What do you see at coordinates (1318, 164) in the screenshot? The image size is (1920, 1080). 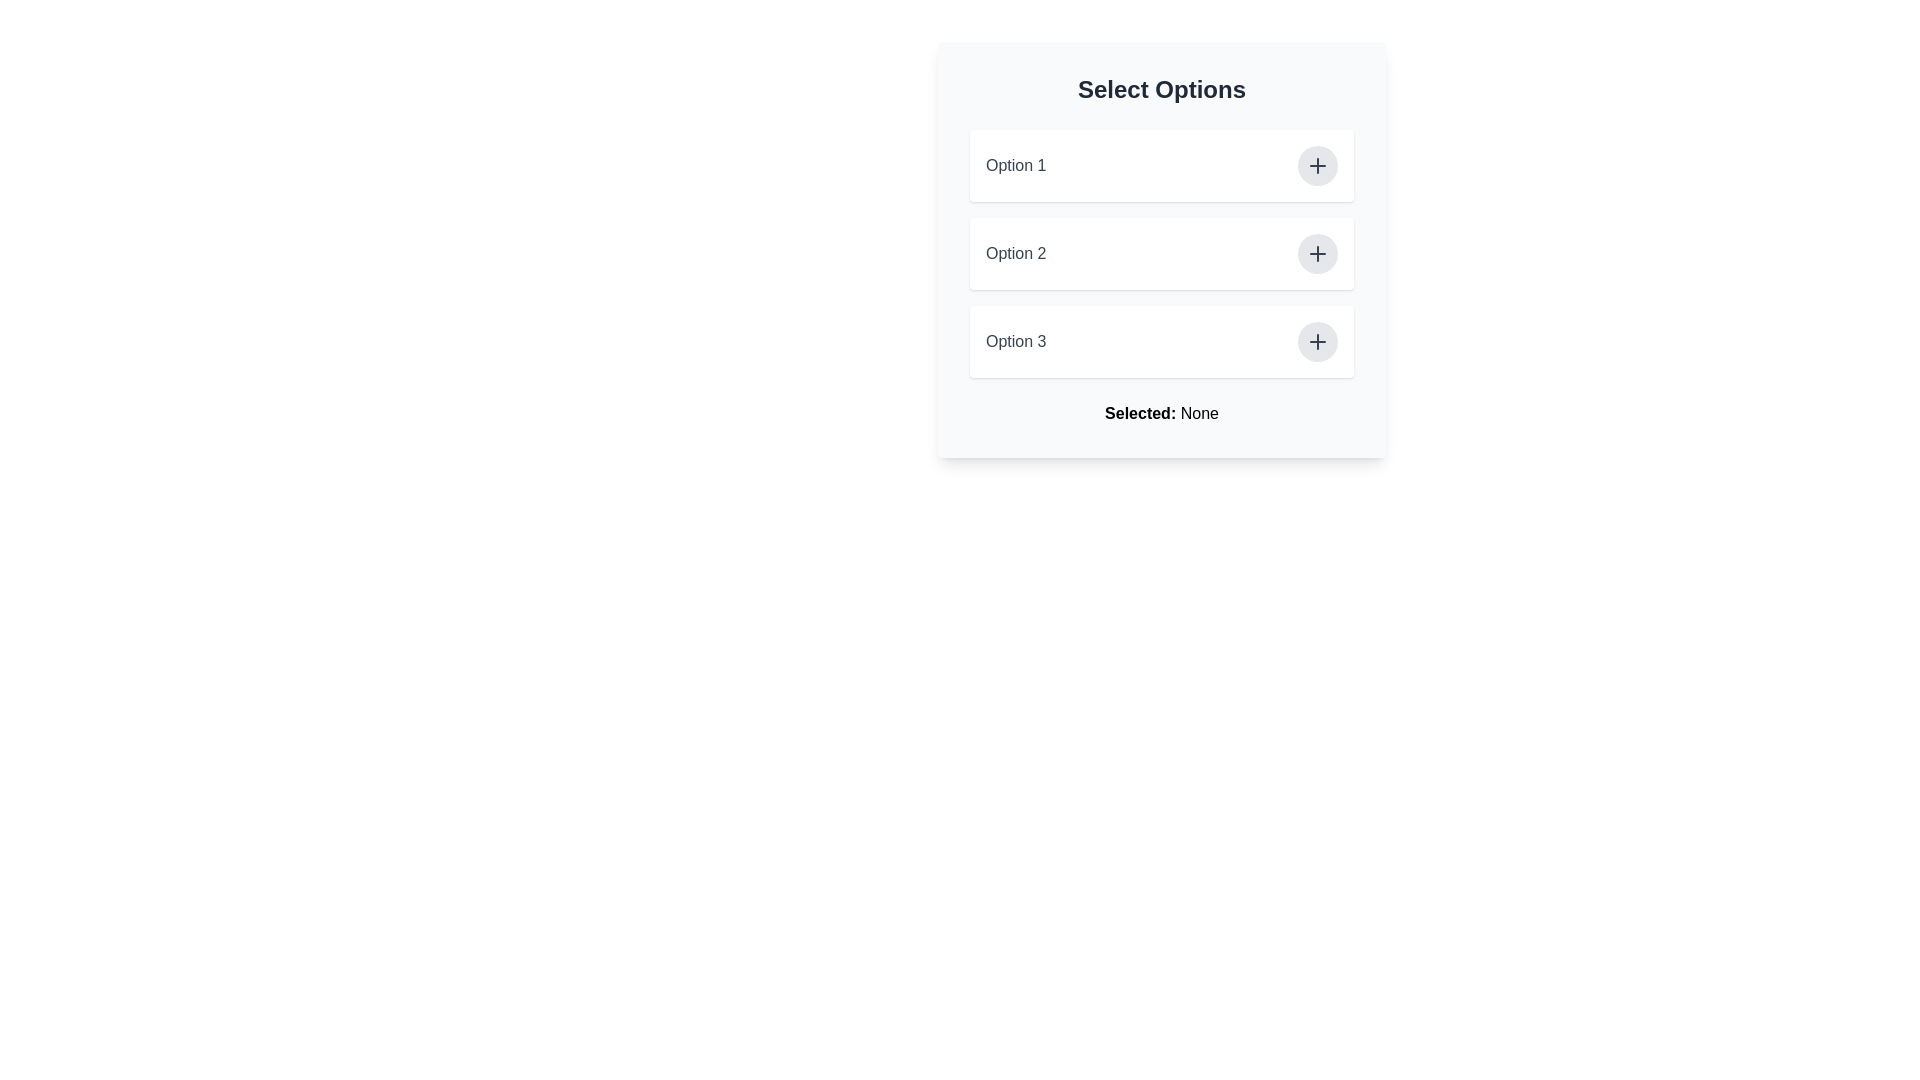 I see `the button located at the far right within the row labeled 'Option 1'` at bounding box center [1318, 164].